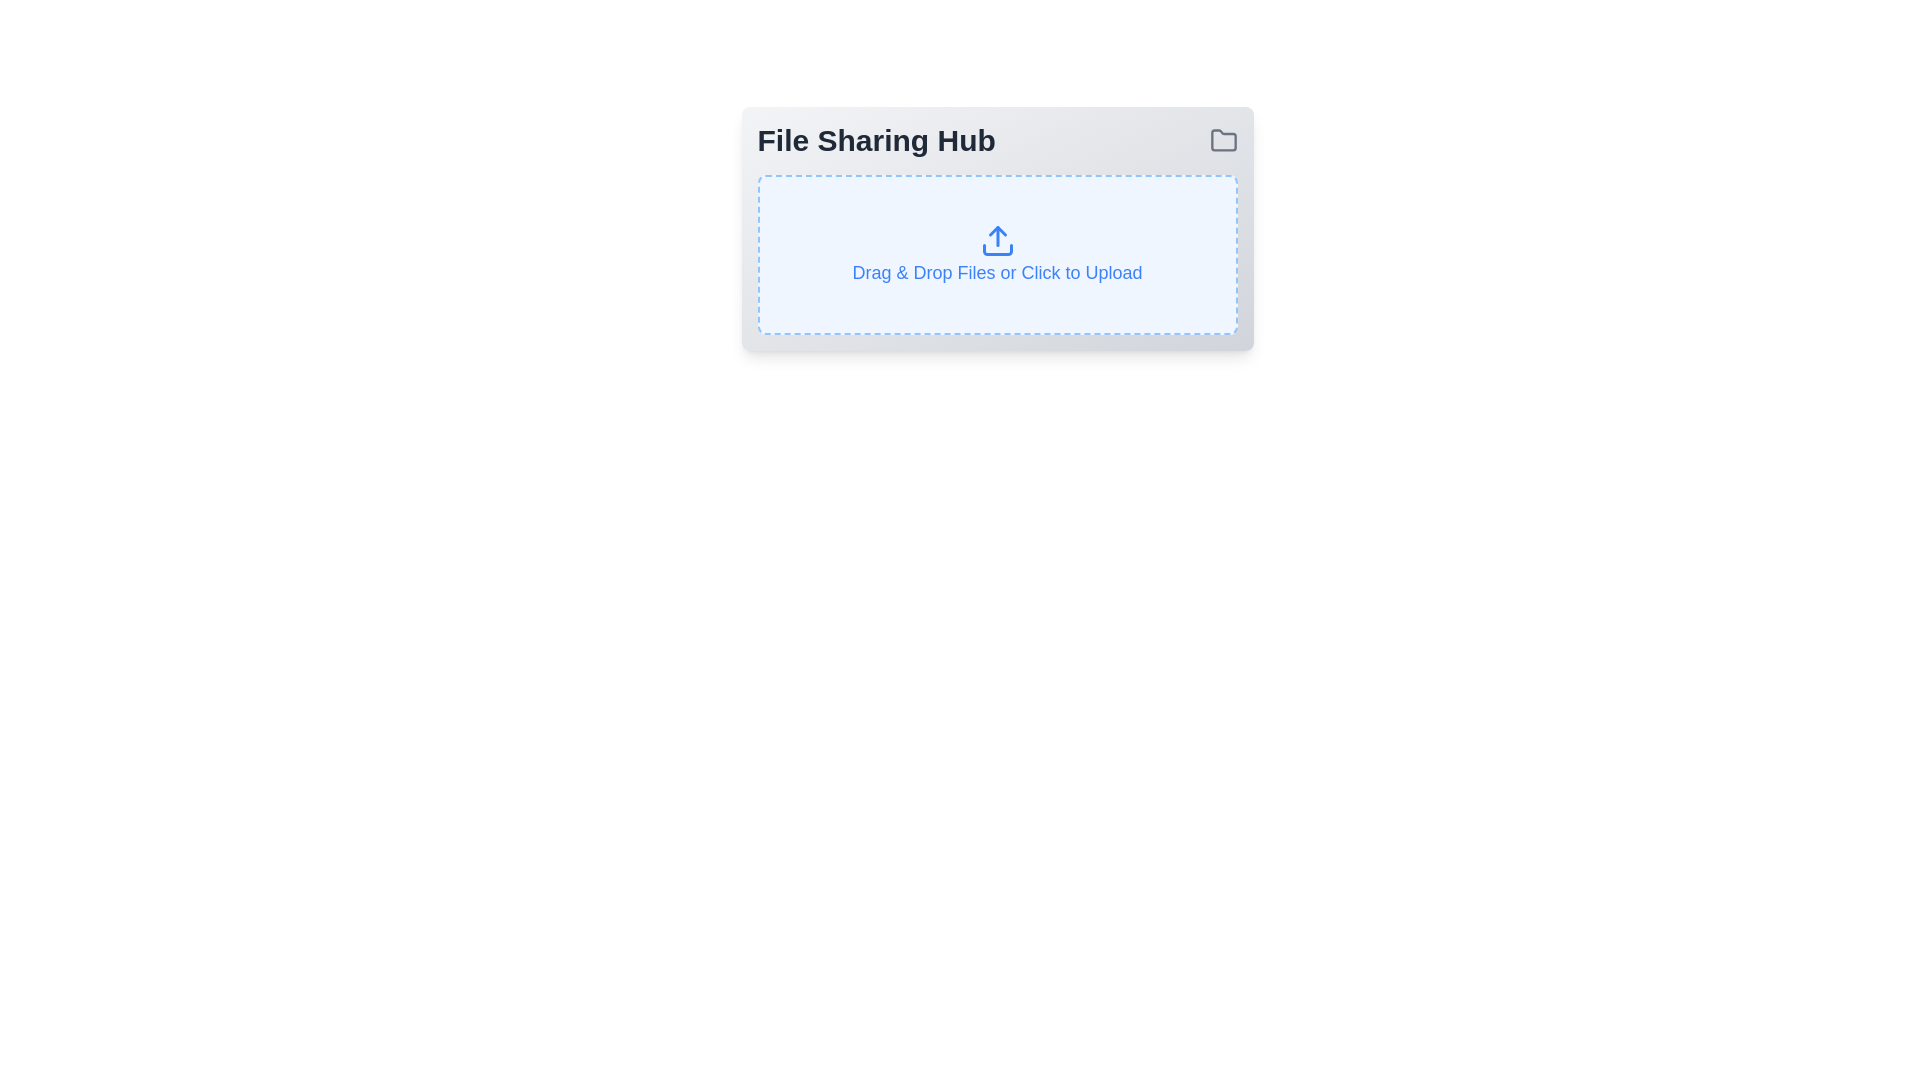 The width and height of the screenshot is (1920, 1080). Describe the element at coordinates (1222, 140) in the screenshot. I see `the folder icon located at the top-right corner of the header section labeled 'File Sharing Hub'` at that location.